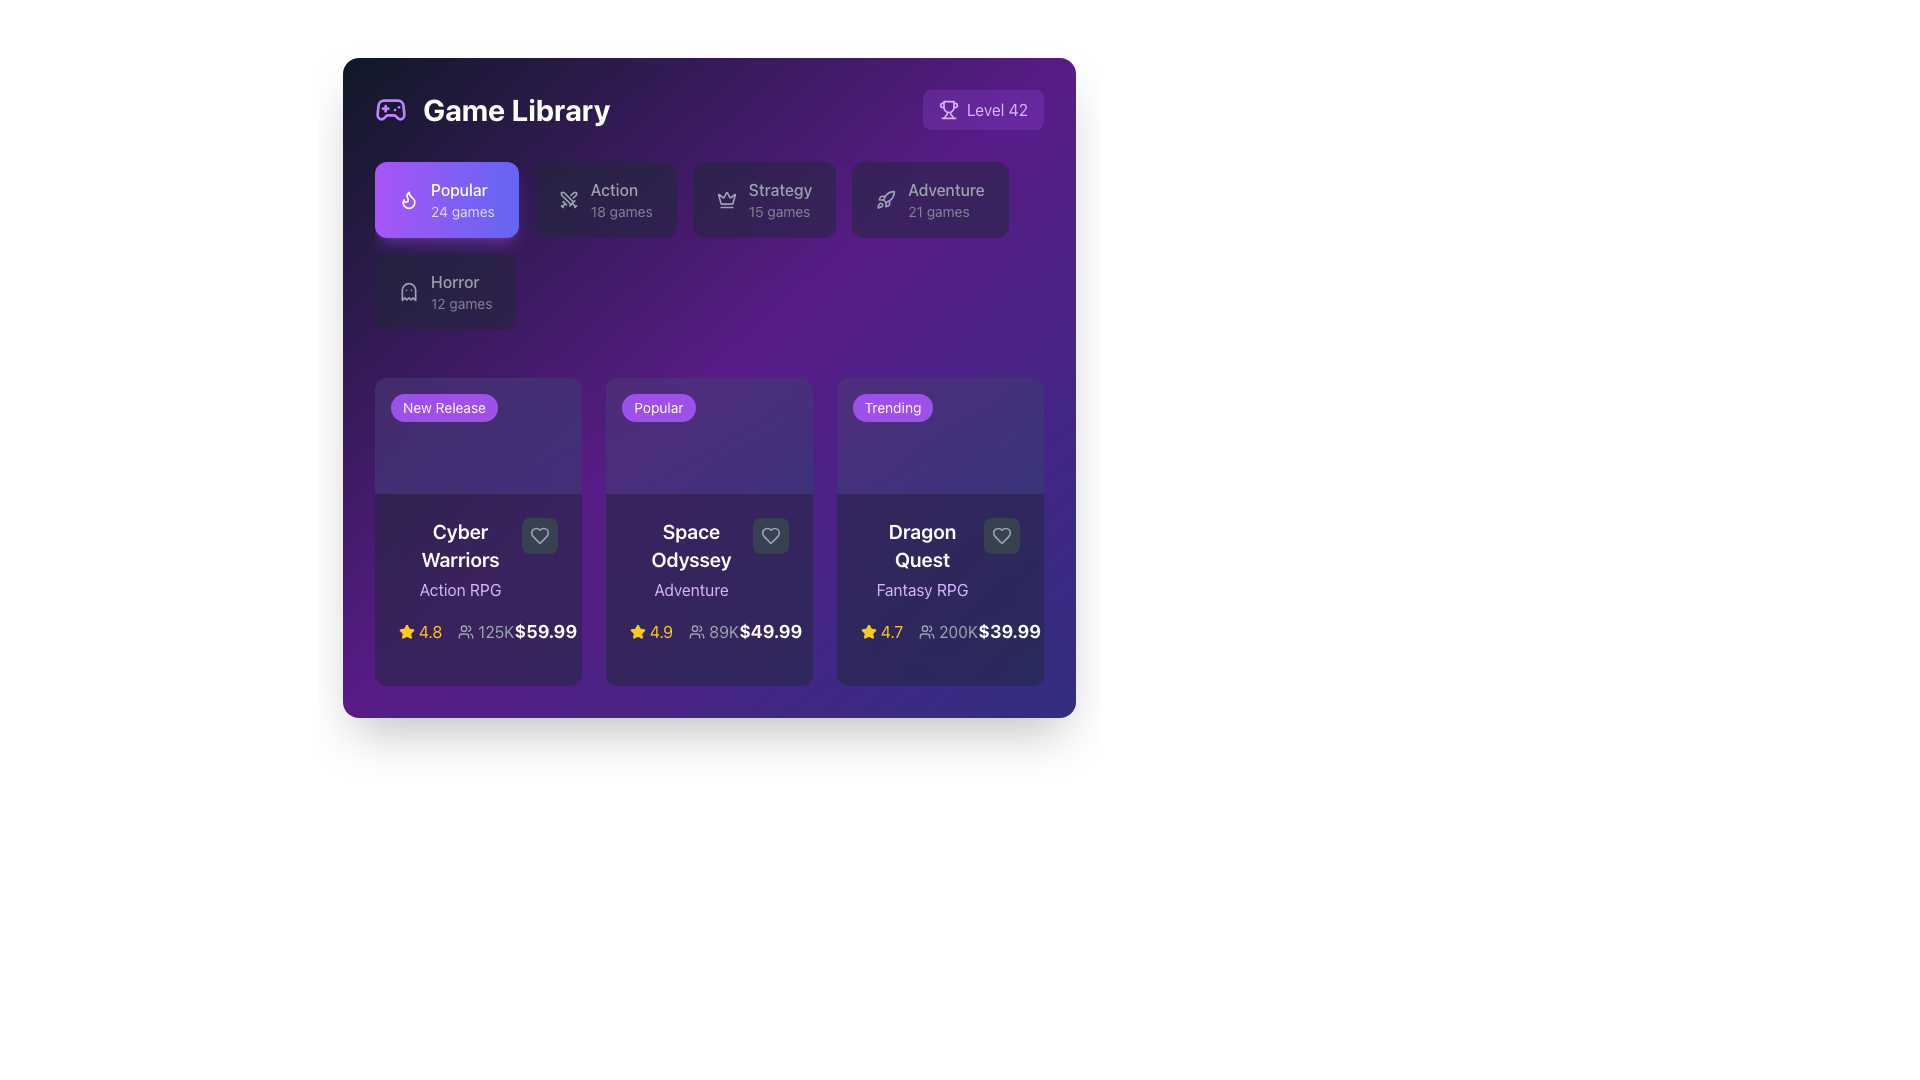 The width and height of the screenshot is (1920, 1080). Describe the element at coordinates (697, 632) in the screenshot. I see `the user group icon located in the 'Popular' game card, which is depicted as an outline of three figures against a purple background, positioned left of the text '89K'` at that location.